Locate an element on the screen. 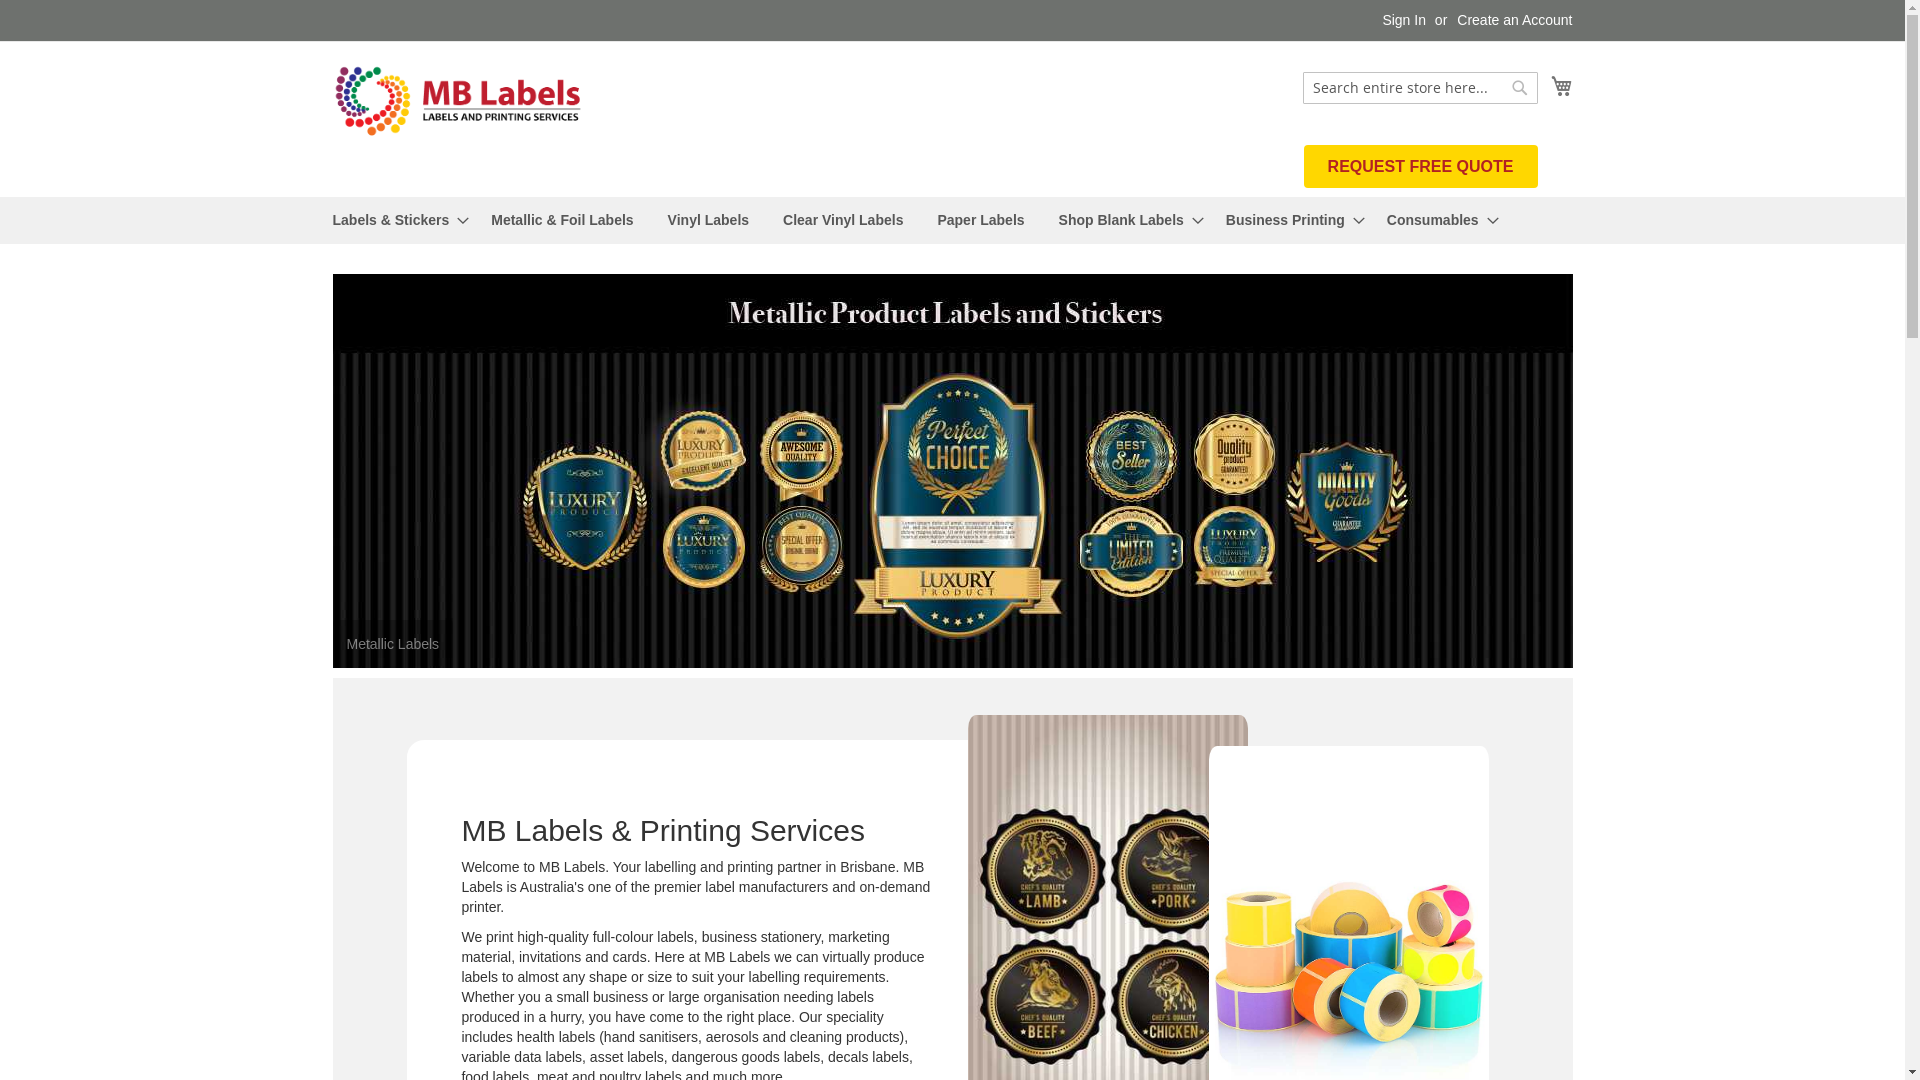 This screenshot has height=1080, width=1920. 'REQUEST FREE QUOTE' is located at coordinates (1304, 165).